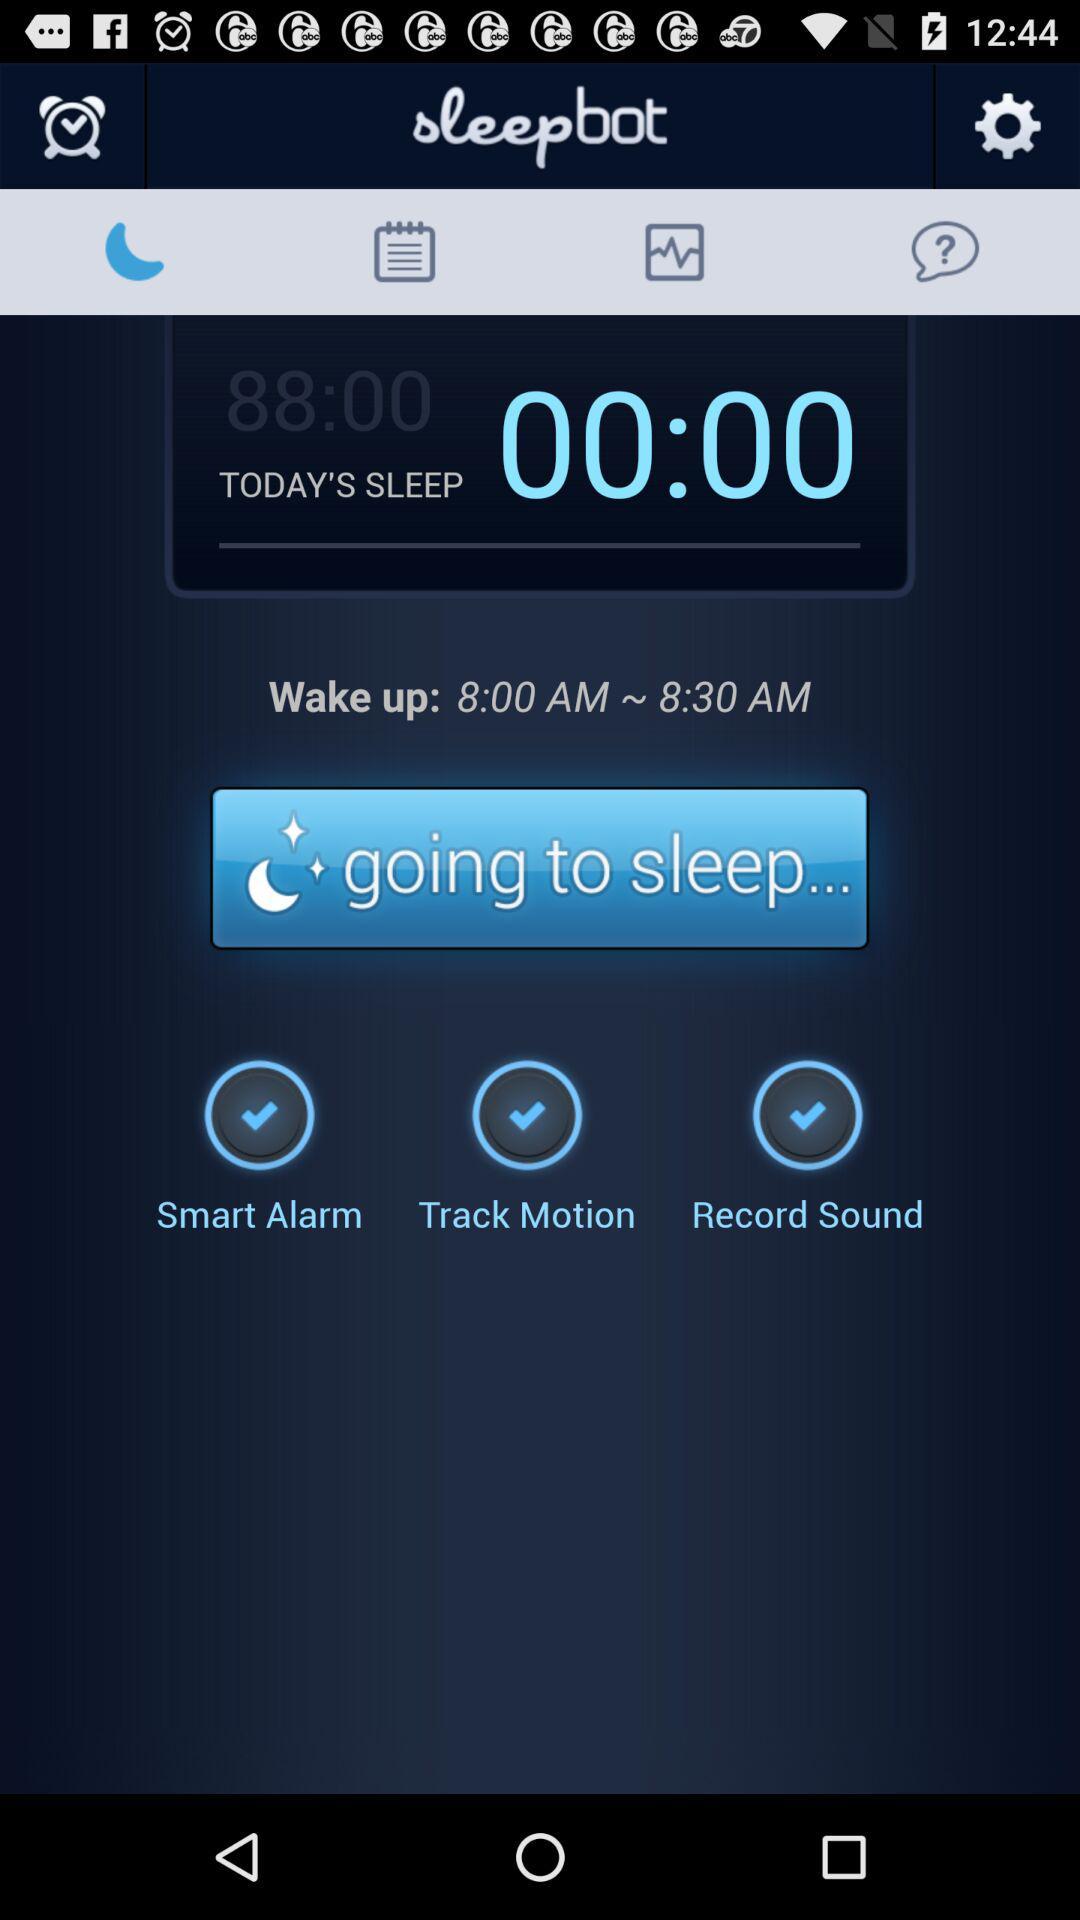  Describe the element at coordinates (1006, 135) in the screenshot. I see `the settings icon` at that location.